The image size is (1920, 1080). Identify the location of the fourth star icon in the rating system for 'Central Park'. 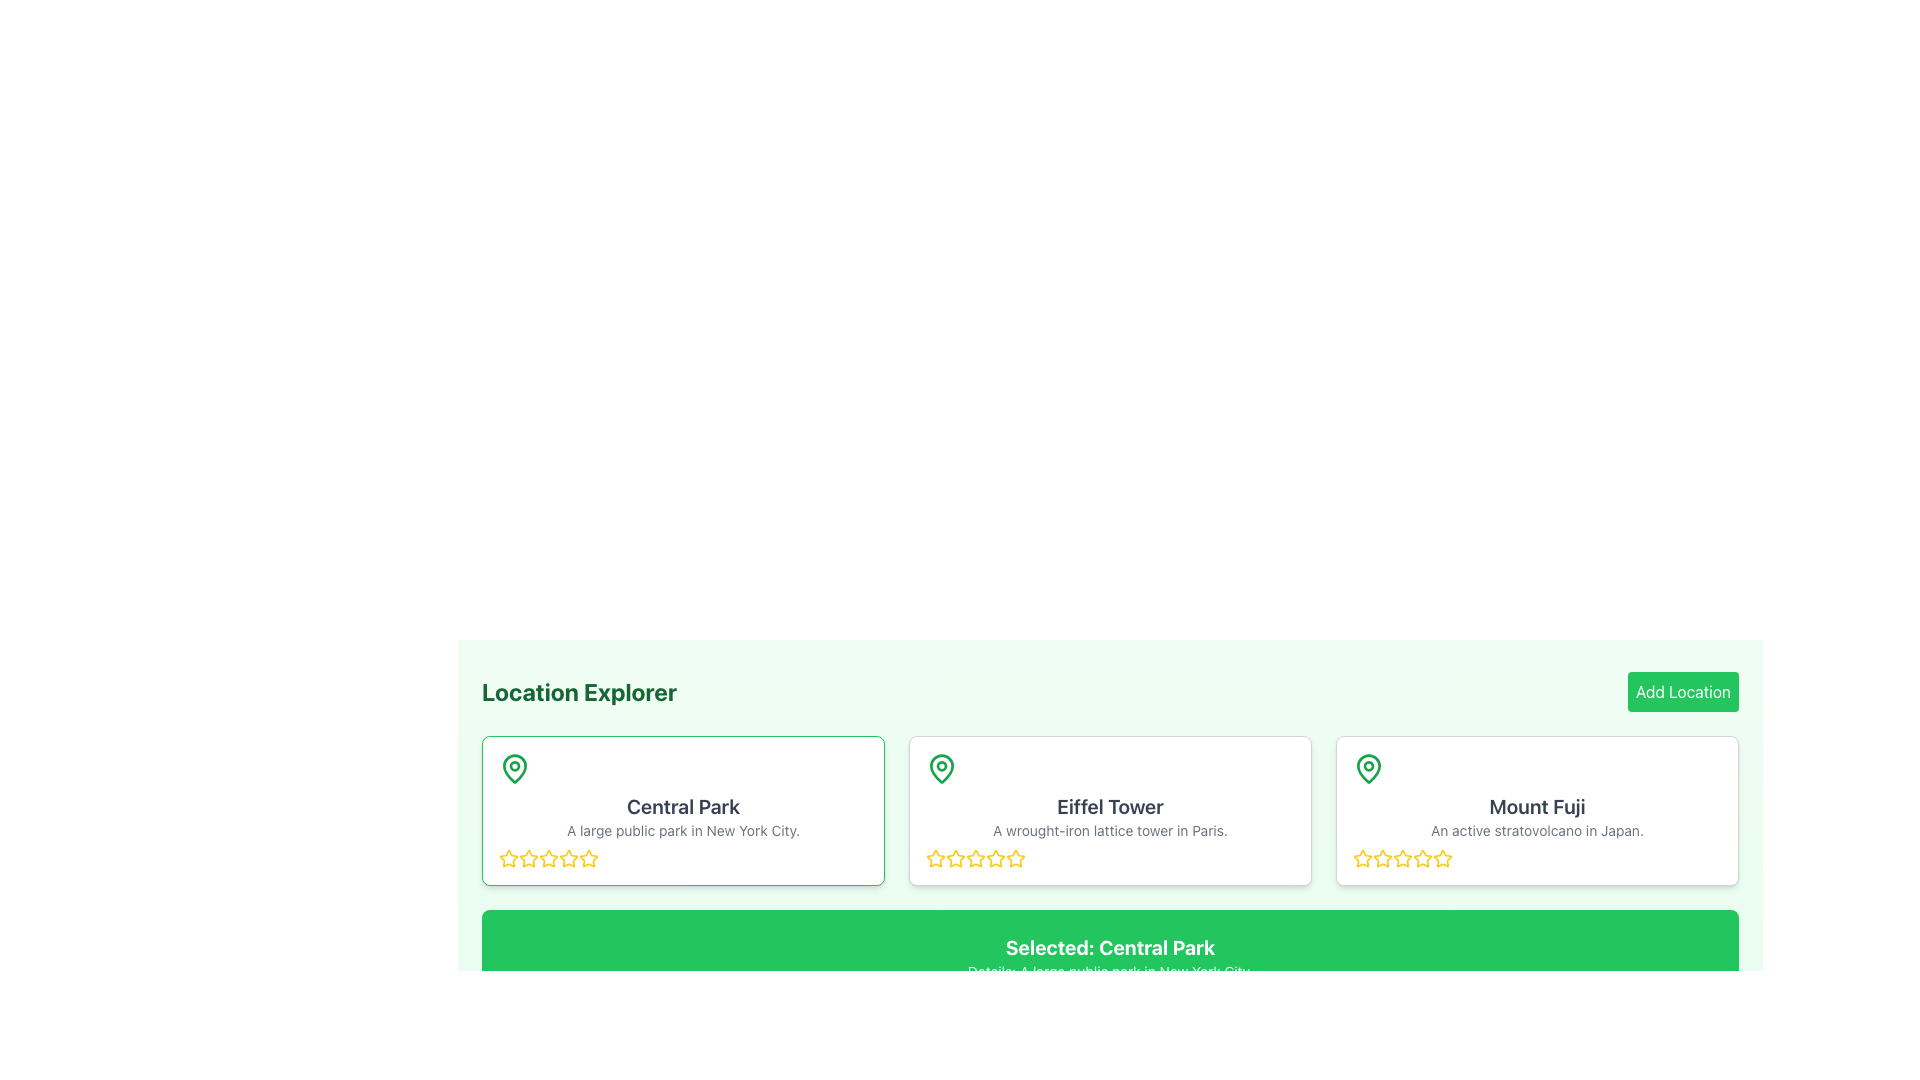
(568, 857).